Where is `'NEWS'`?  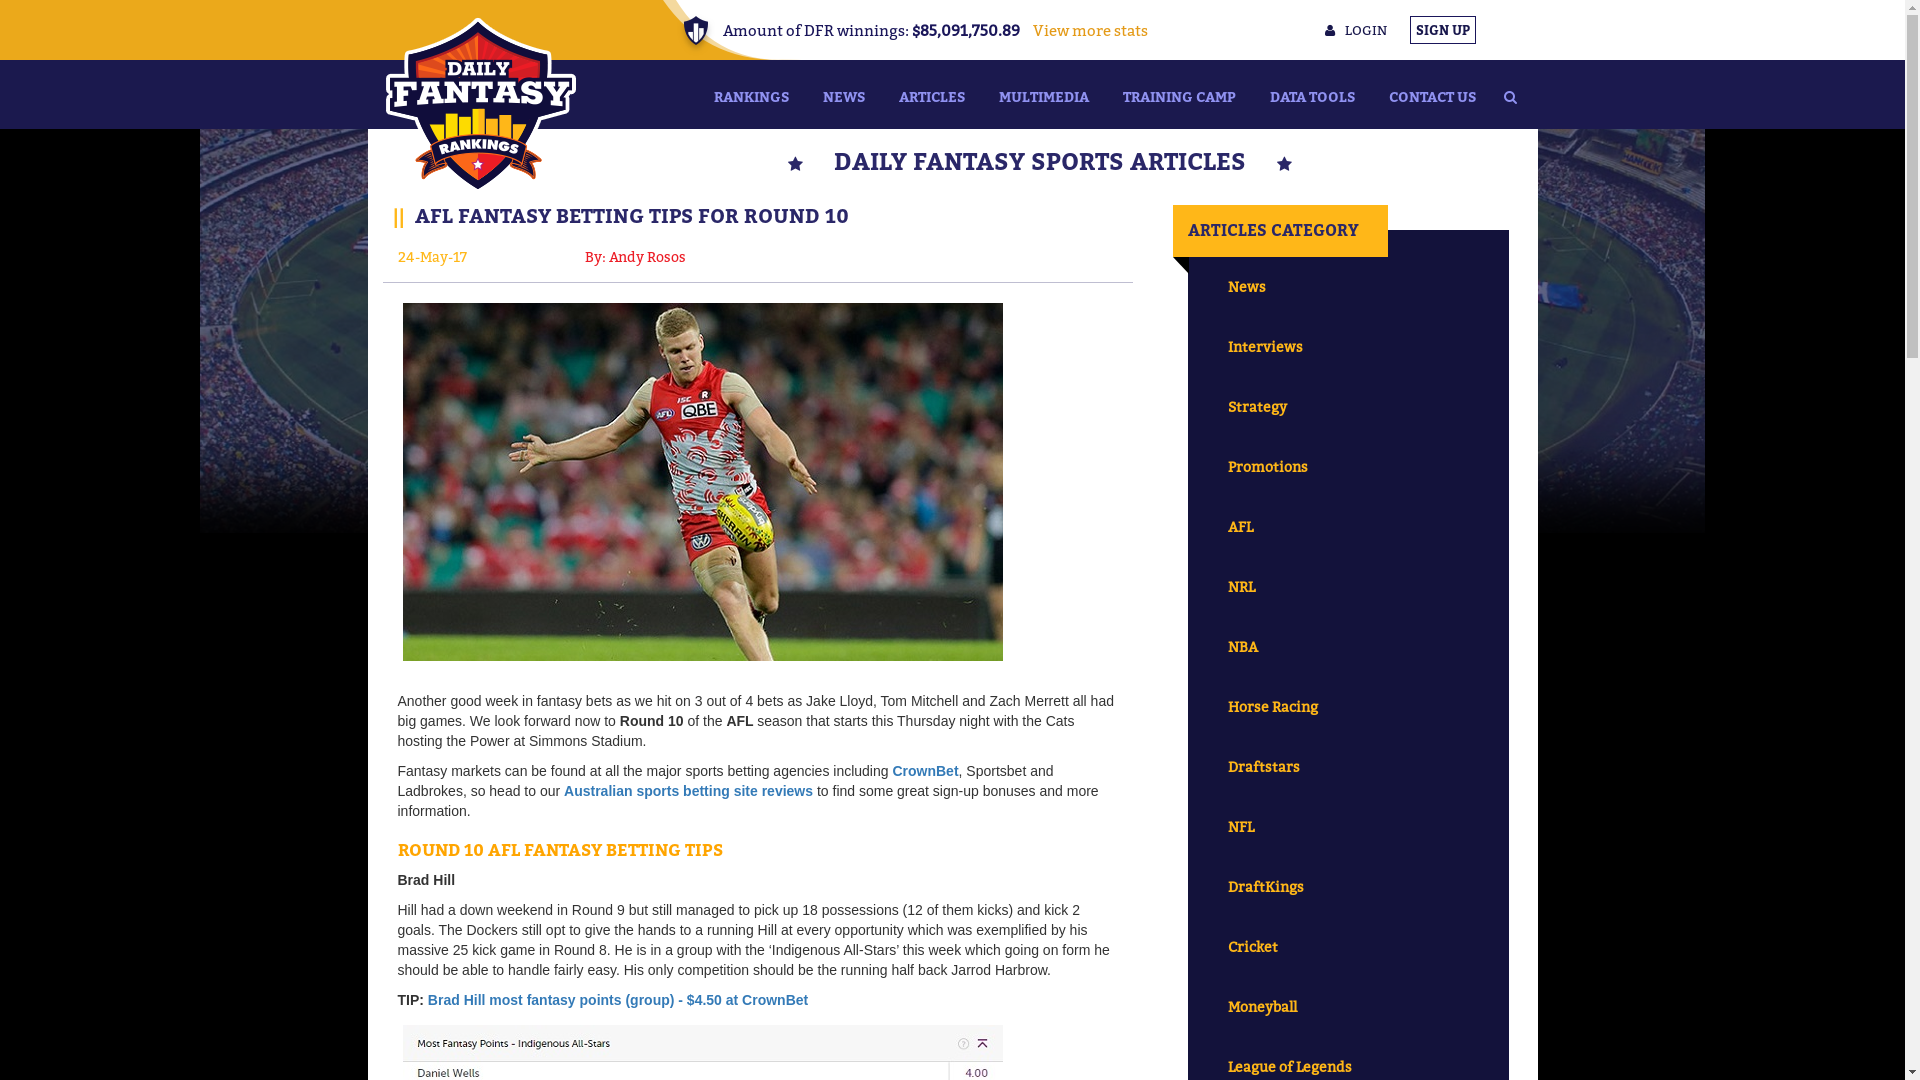 'NEWS' is located at coordinates (844, 94).